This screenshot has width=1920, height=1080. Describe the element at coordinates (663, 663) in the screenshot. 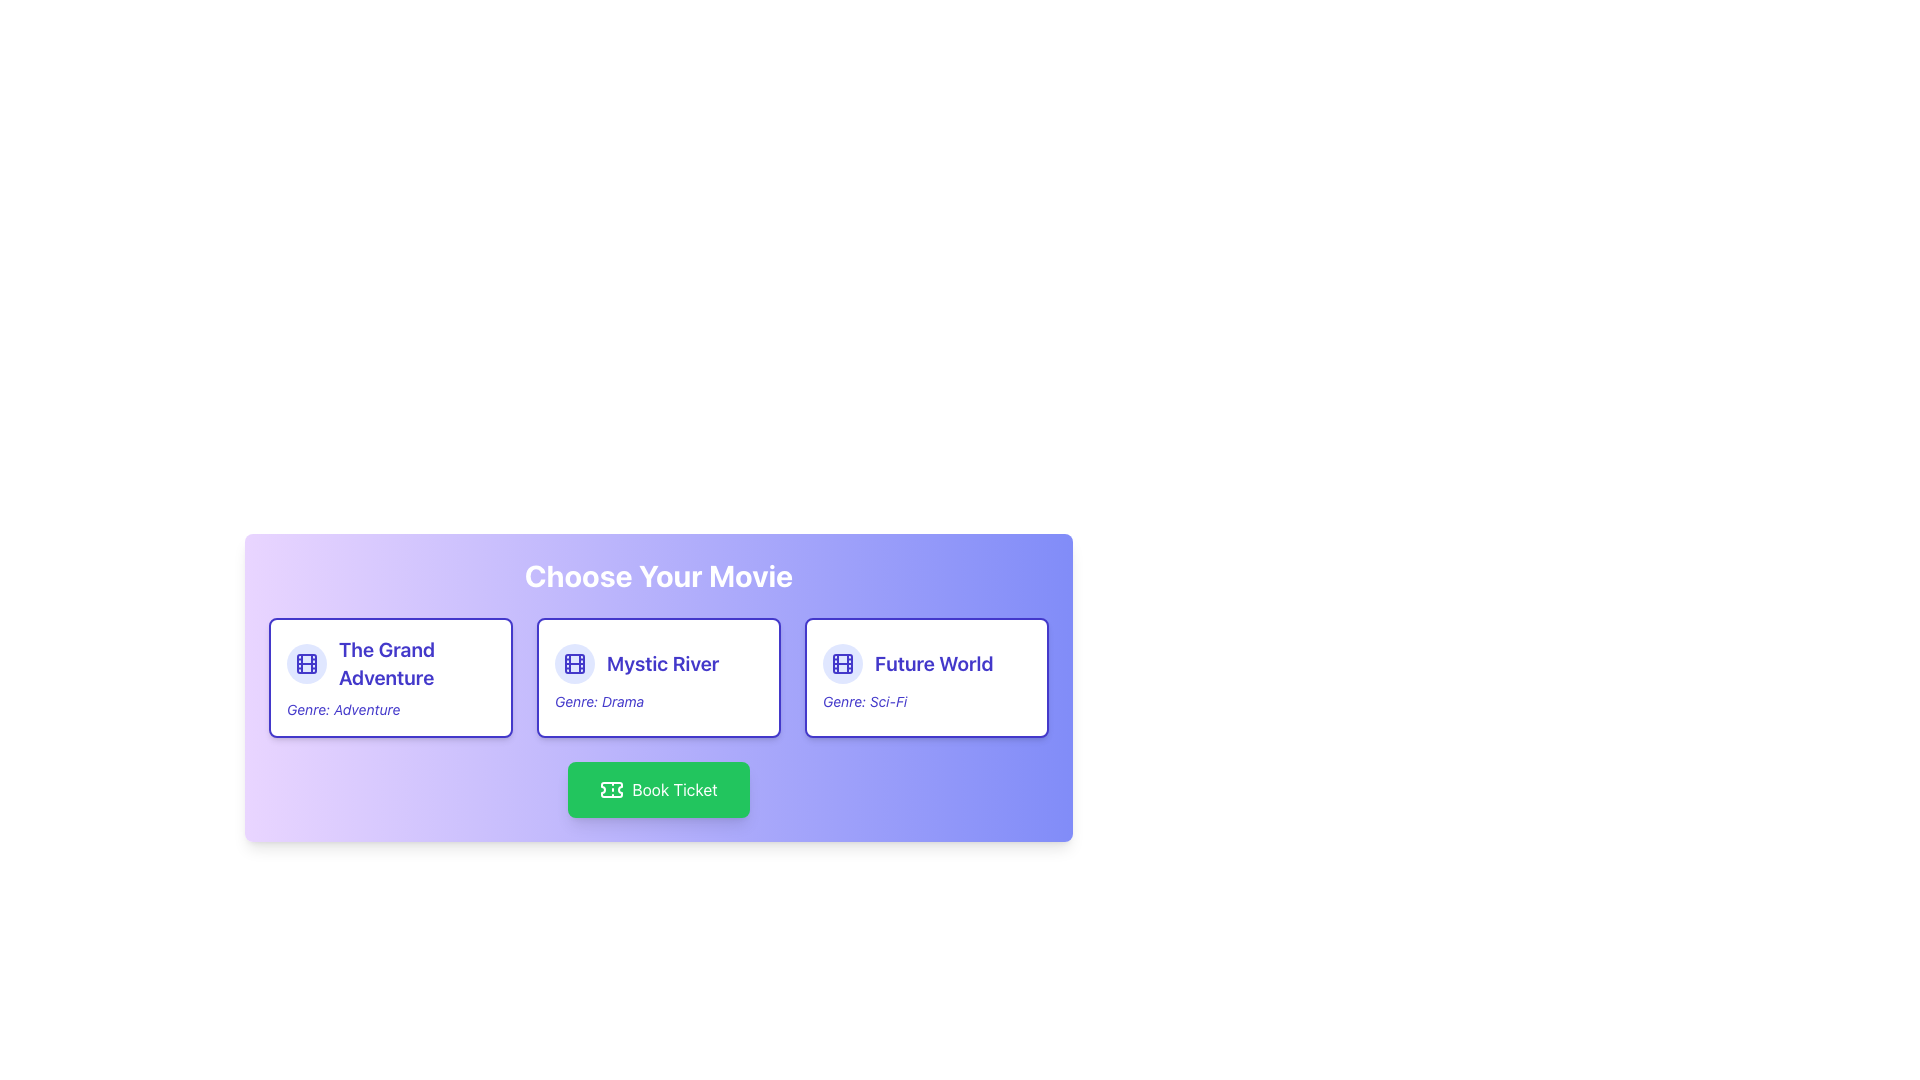

I see `the text label that serves as the title for a selectable movie option, located between 'The Grand Adventure' and 'Future World'` at that location.